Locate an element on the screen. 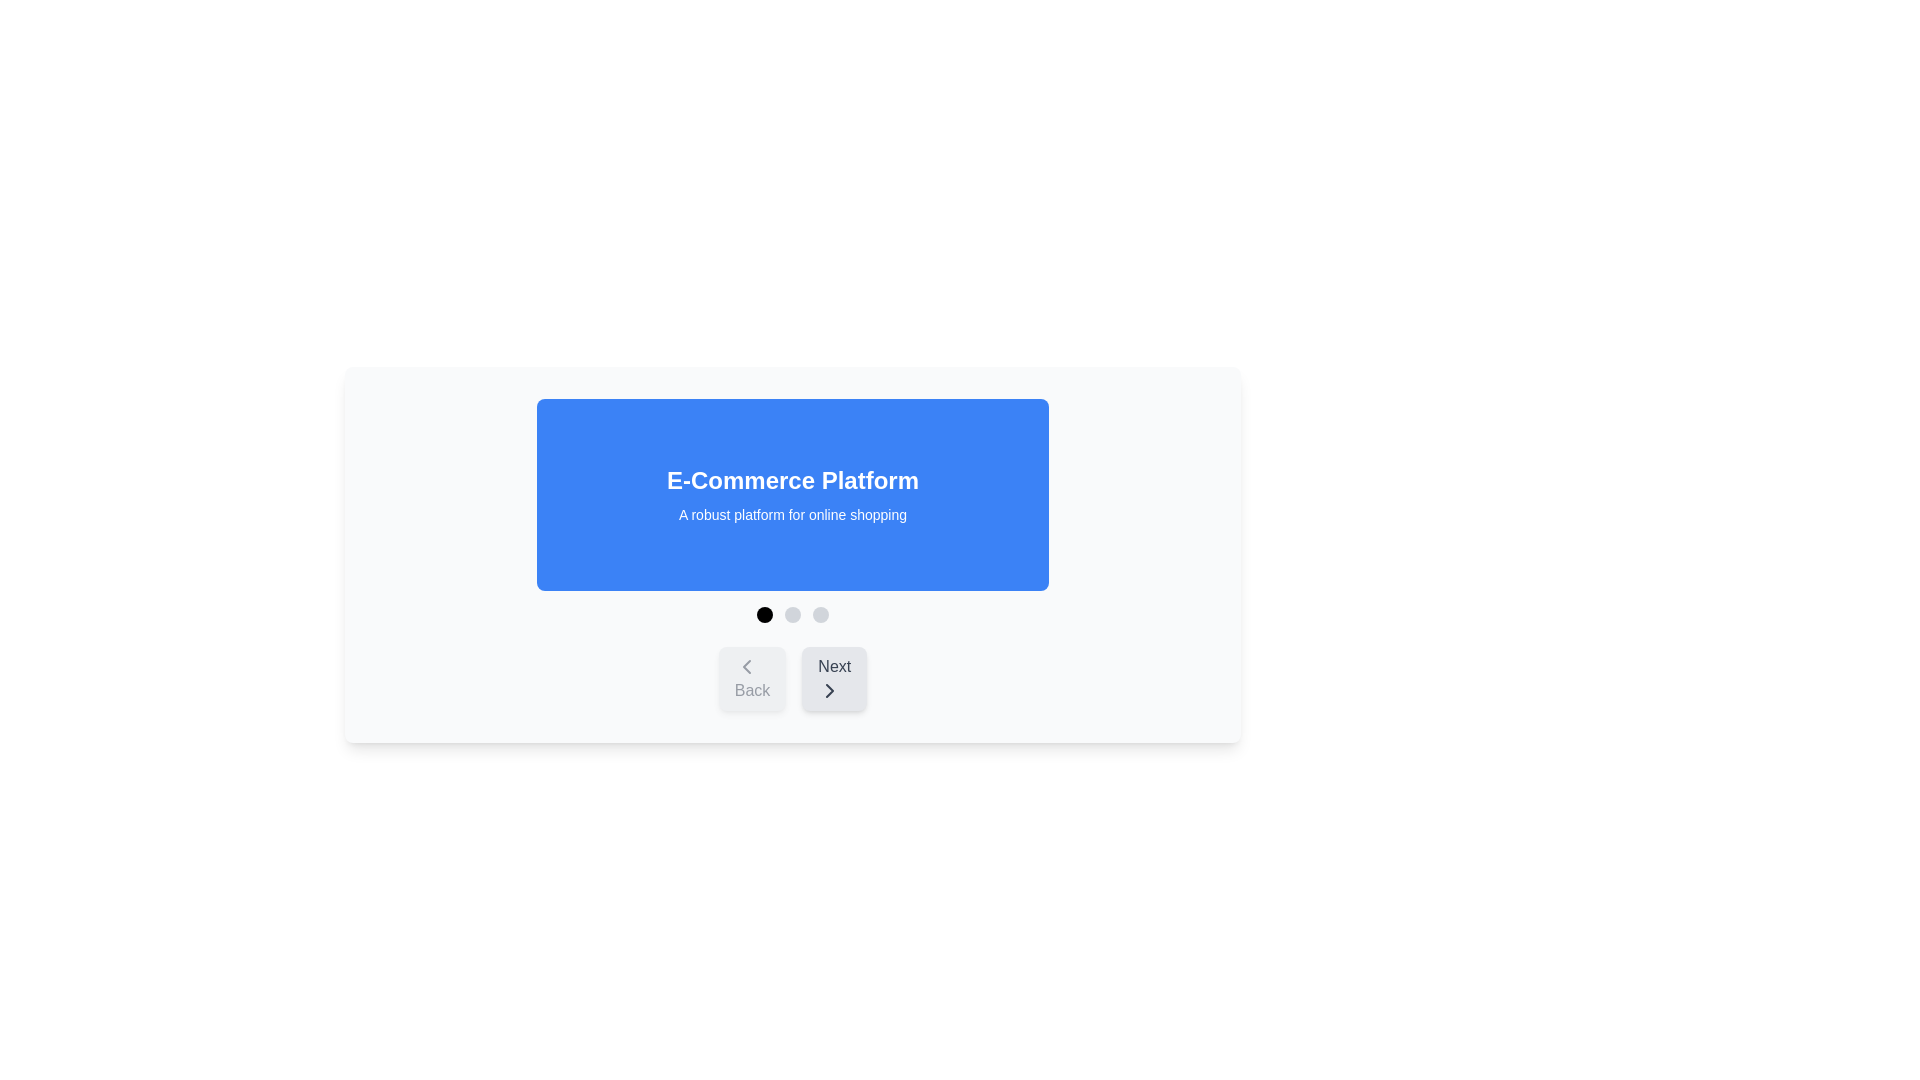  the 'Next' button, which has a light gray background, rounded corners, and displays a dark gray text with an arrow icon pointing right is located at coordinates (834, 677).